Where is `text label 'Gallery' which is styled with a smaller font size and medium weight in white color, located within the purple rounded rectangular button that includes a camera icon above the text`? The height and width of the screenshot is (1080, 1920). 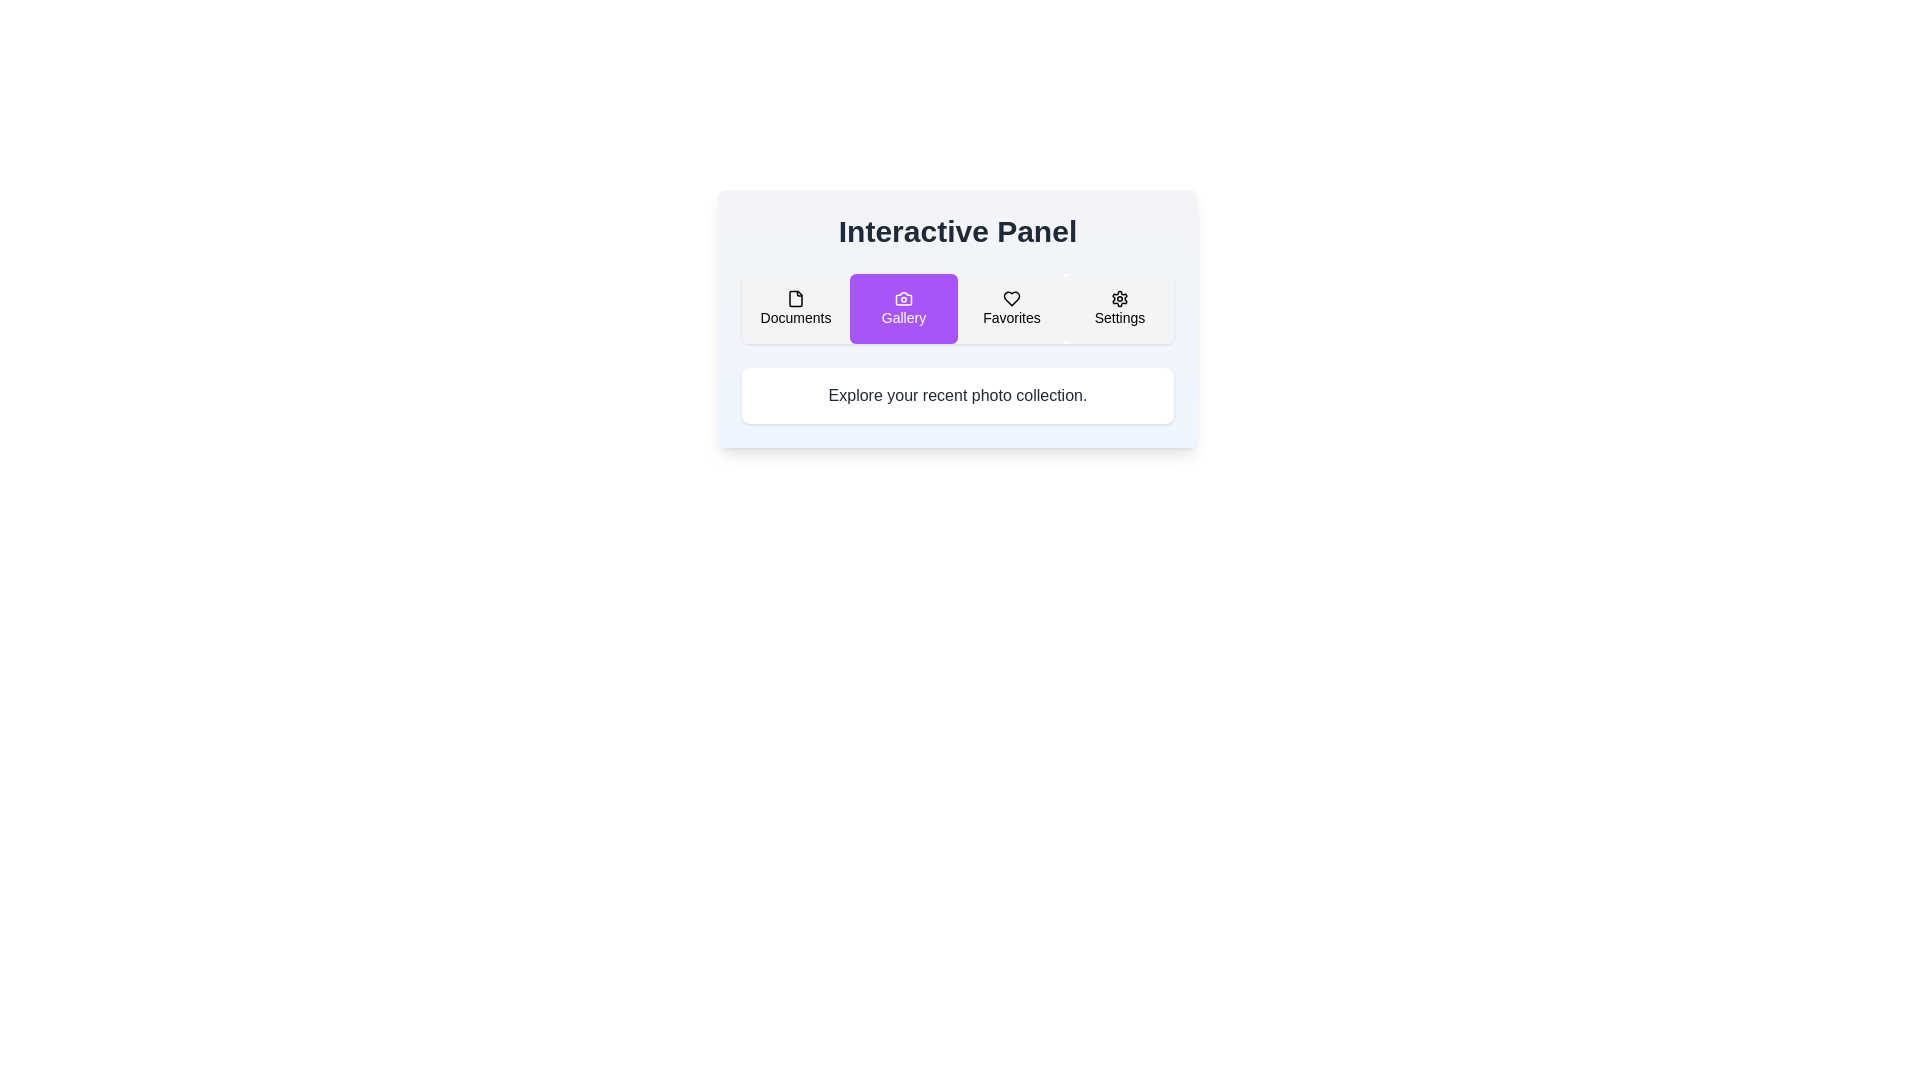
text label 'Gallery' which is styled with a smaller font size and medium weight in white color, located within the purple rounded rectangular button that includes a camera icon above the text is located at coordinates (902, 316).